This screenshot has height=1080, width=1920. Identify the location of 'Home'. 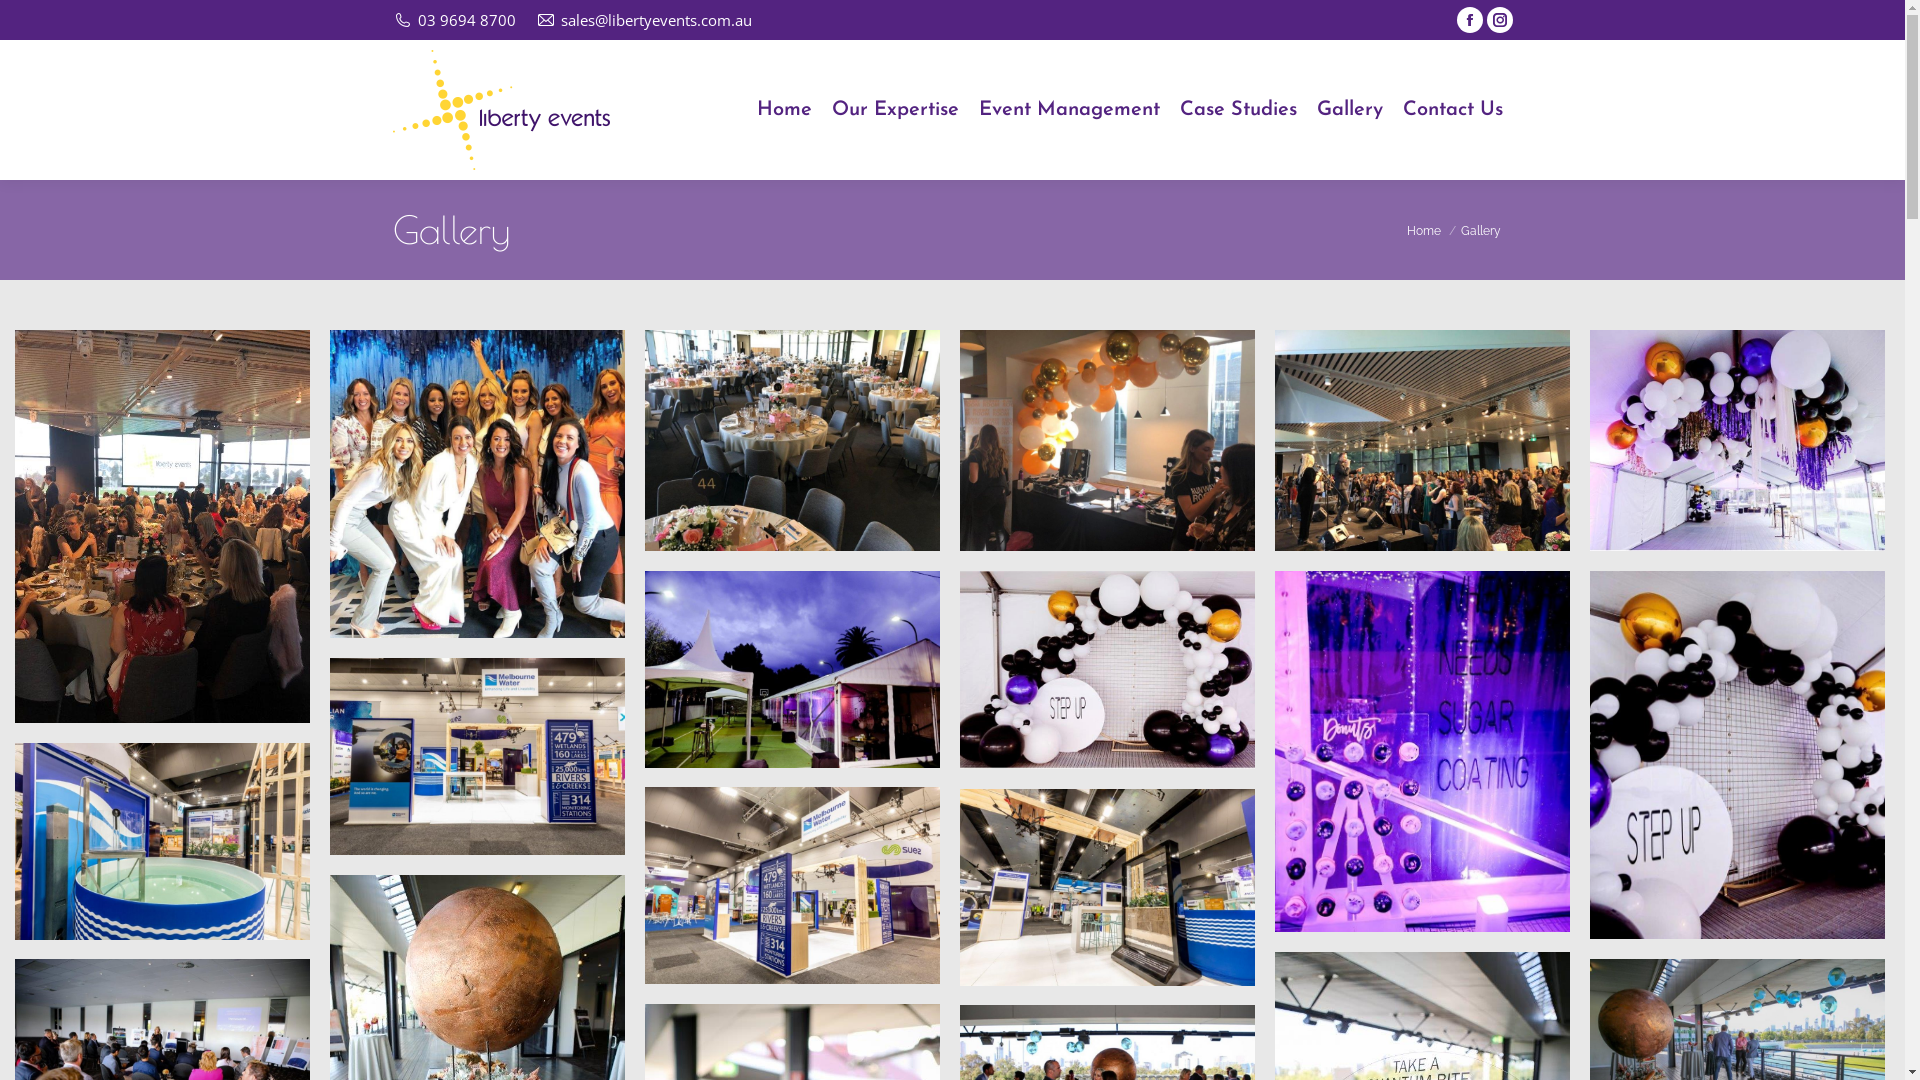
(782, 110).